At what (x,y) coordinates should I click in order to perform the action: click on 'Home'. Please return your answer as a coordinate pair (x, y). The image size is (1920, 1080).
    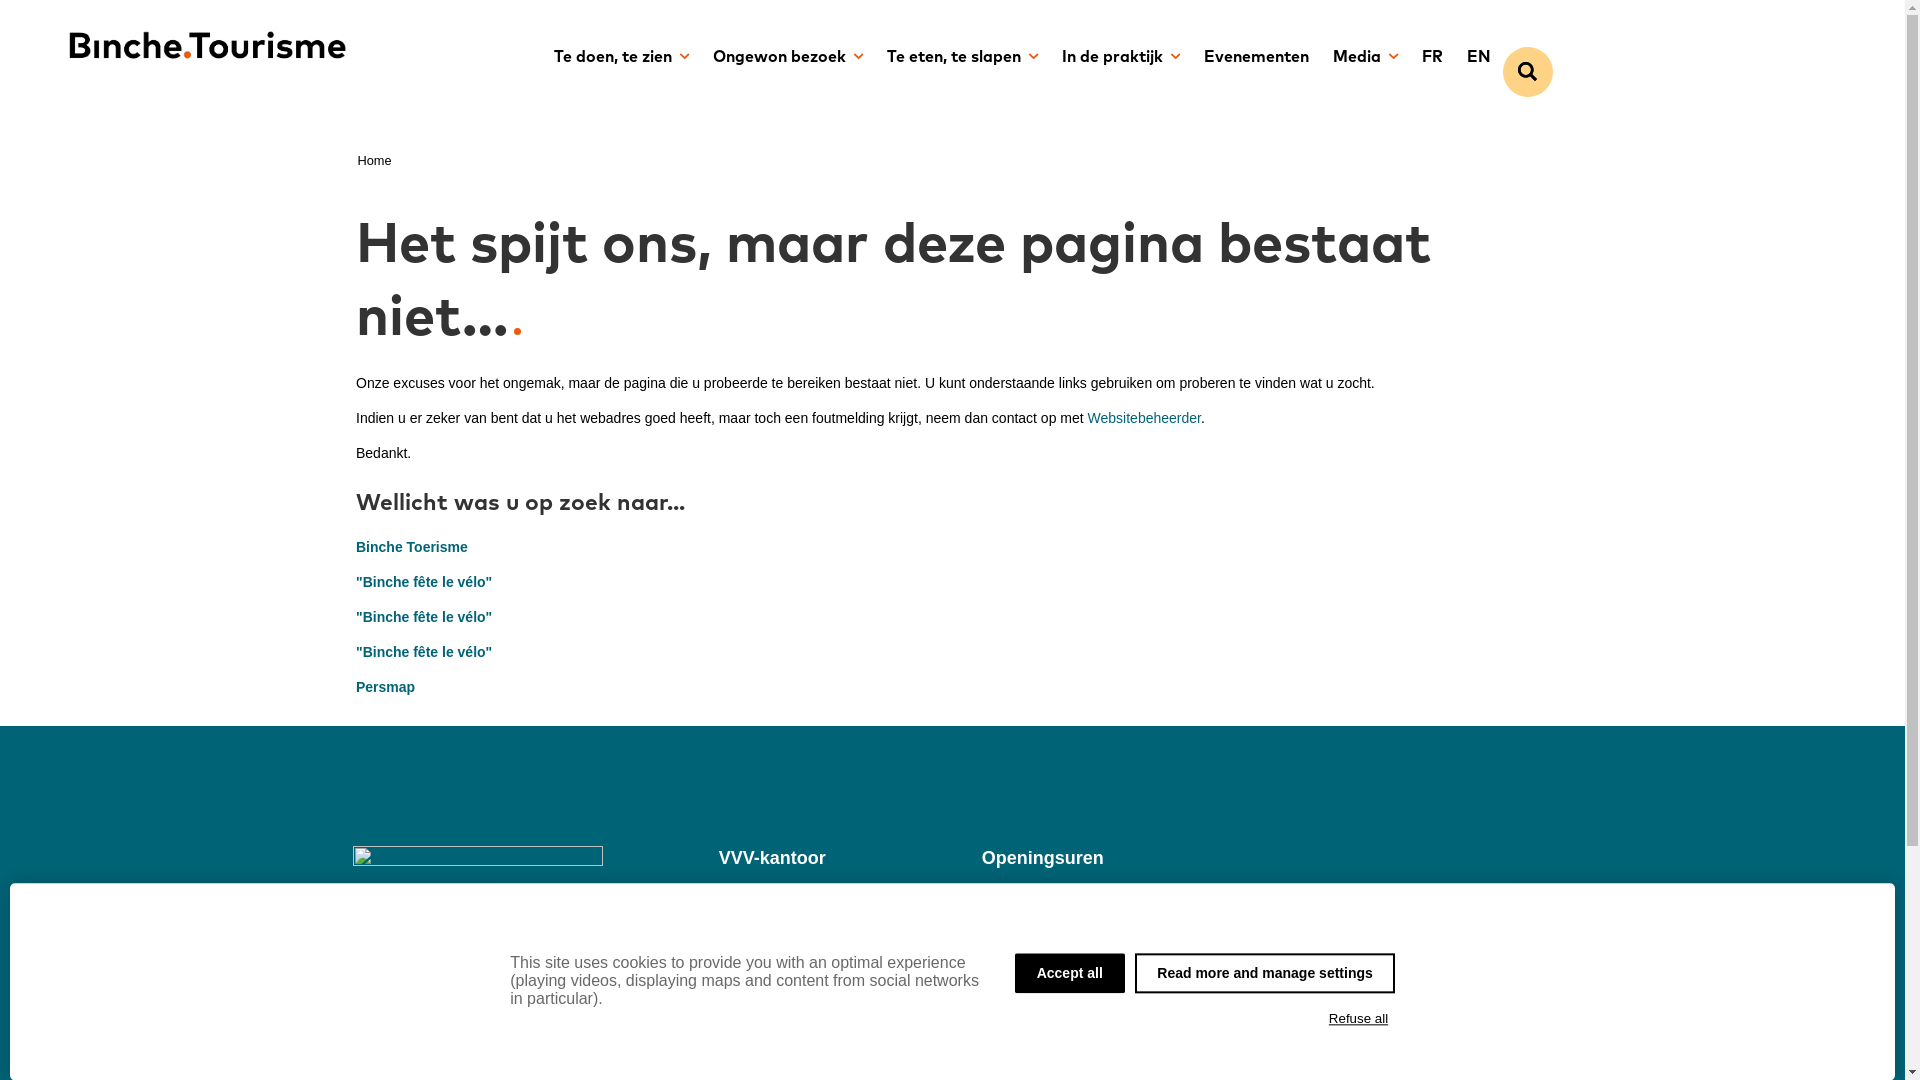
    Looking at the image, I should click on (358, 159).